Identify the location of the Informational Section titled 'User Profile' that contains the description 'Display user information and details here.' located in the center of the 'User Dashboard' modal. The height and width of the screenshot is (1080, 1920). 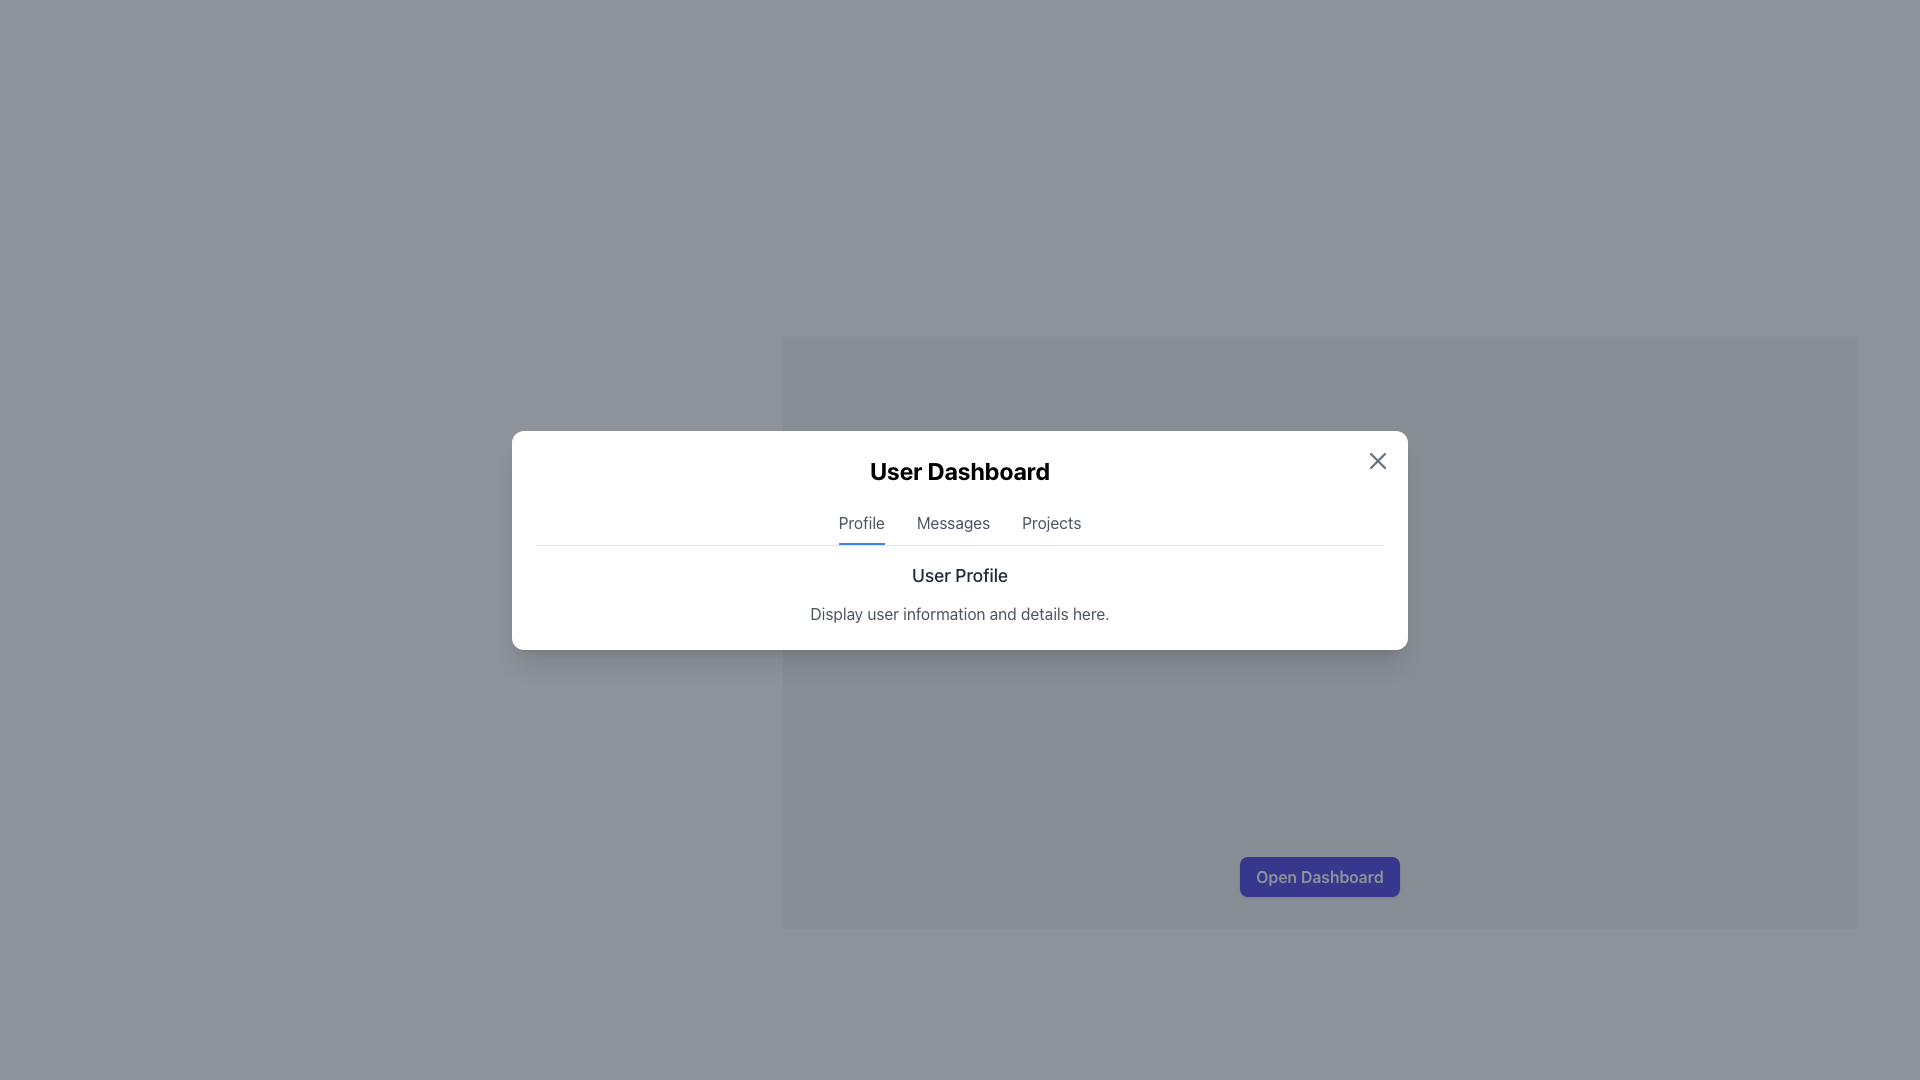
(960, 592).